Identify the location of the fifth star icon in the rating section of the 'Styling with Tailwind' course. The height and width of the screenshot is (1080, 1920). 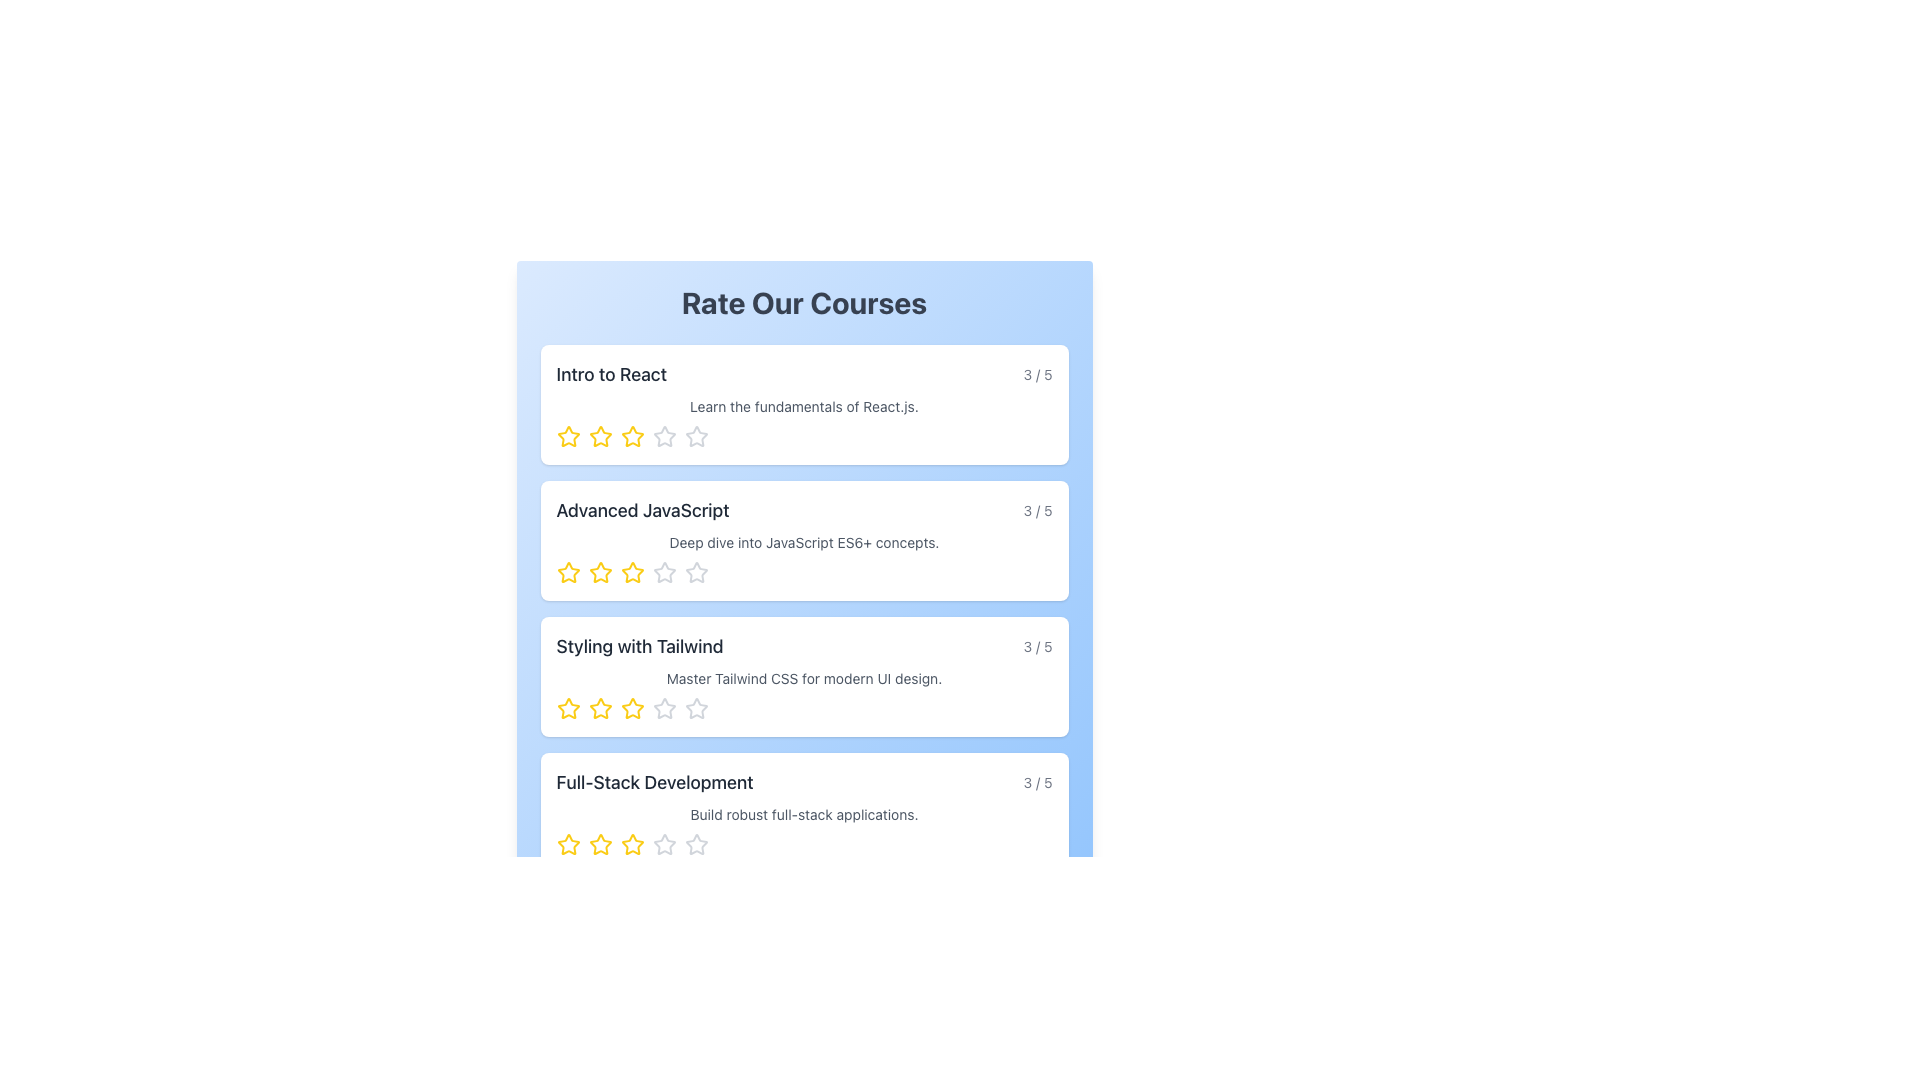
(631, 708).